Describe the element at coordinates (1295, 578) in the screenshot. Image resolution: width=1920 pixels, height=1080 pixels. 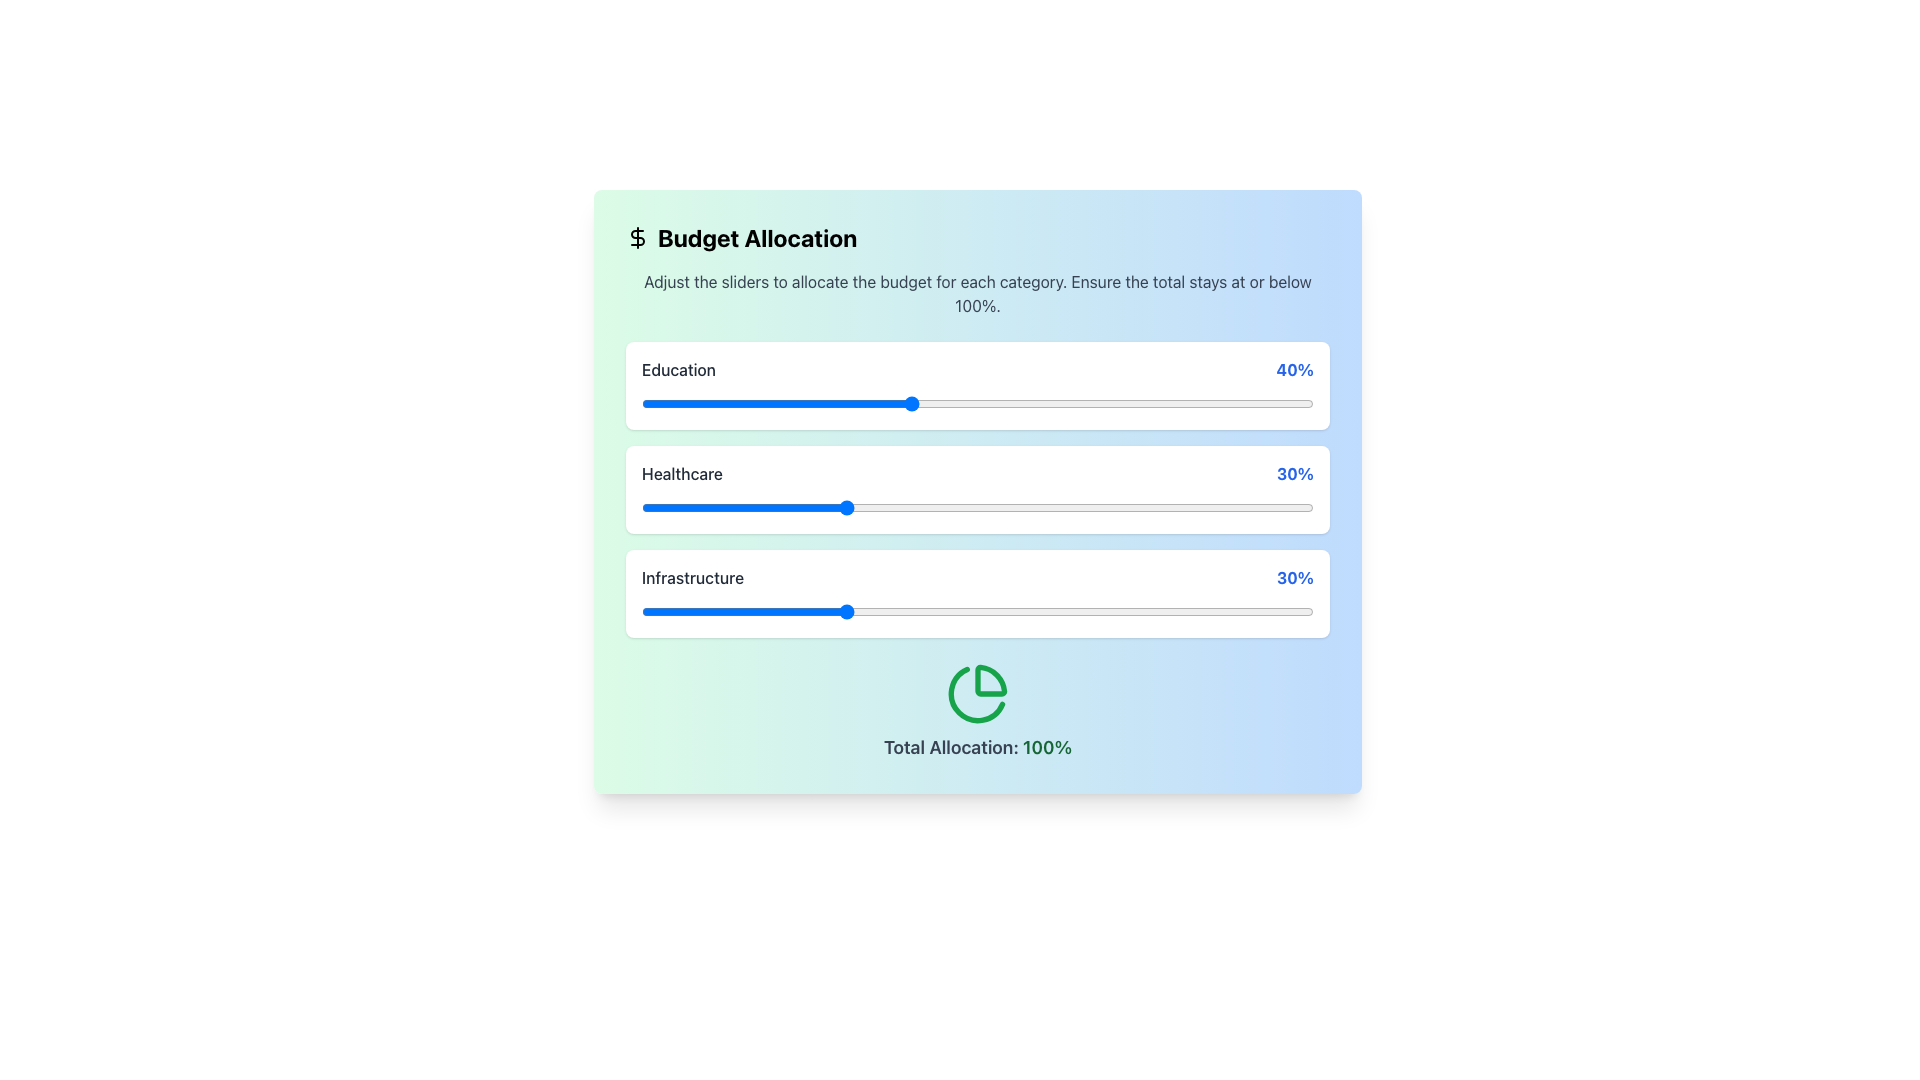
I see `text content of the Text label that shows the allocated percentage value for the 'Infrastructure' category in the budget allocation interface, located at the far-right edge of the 'Infrastructure' row` at that location.